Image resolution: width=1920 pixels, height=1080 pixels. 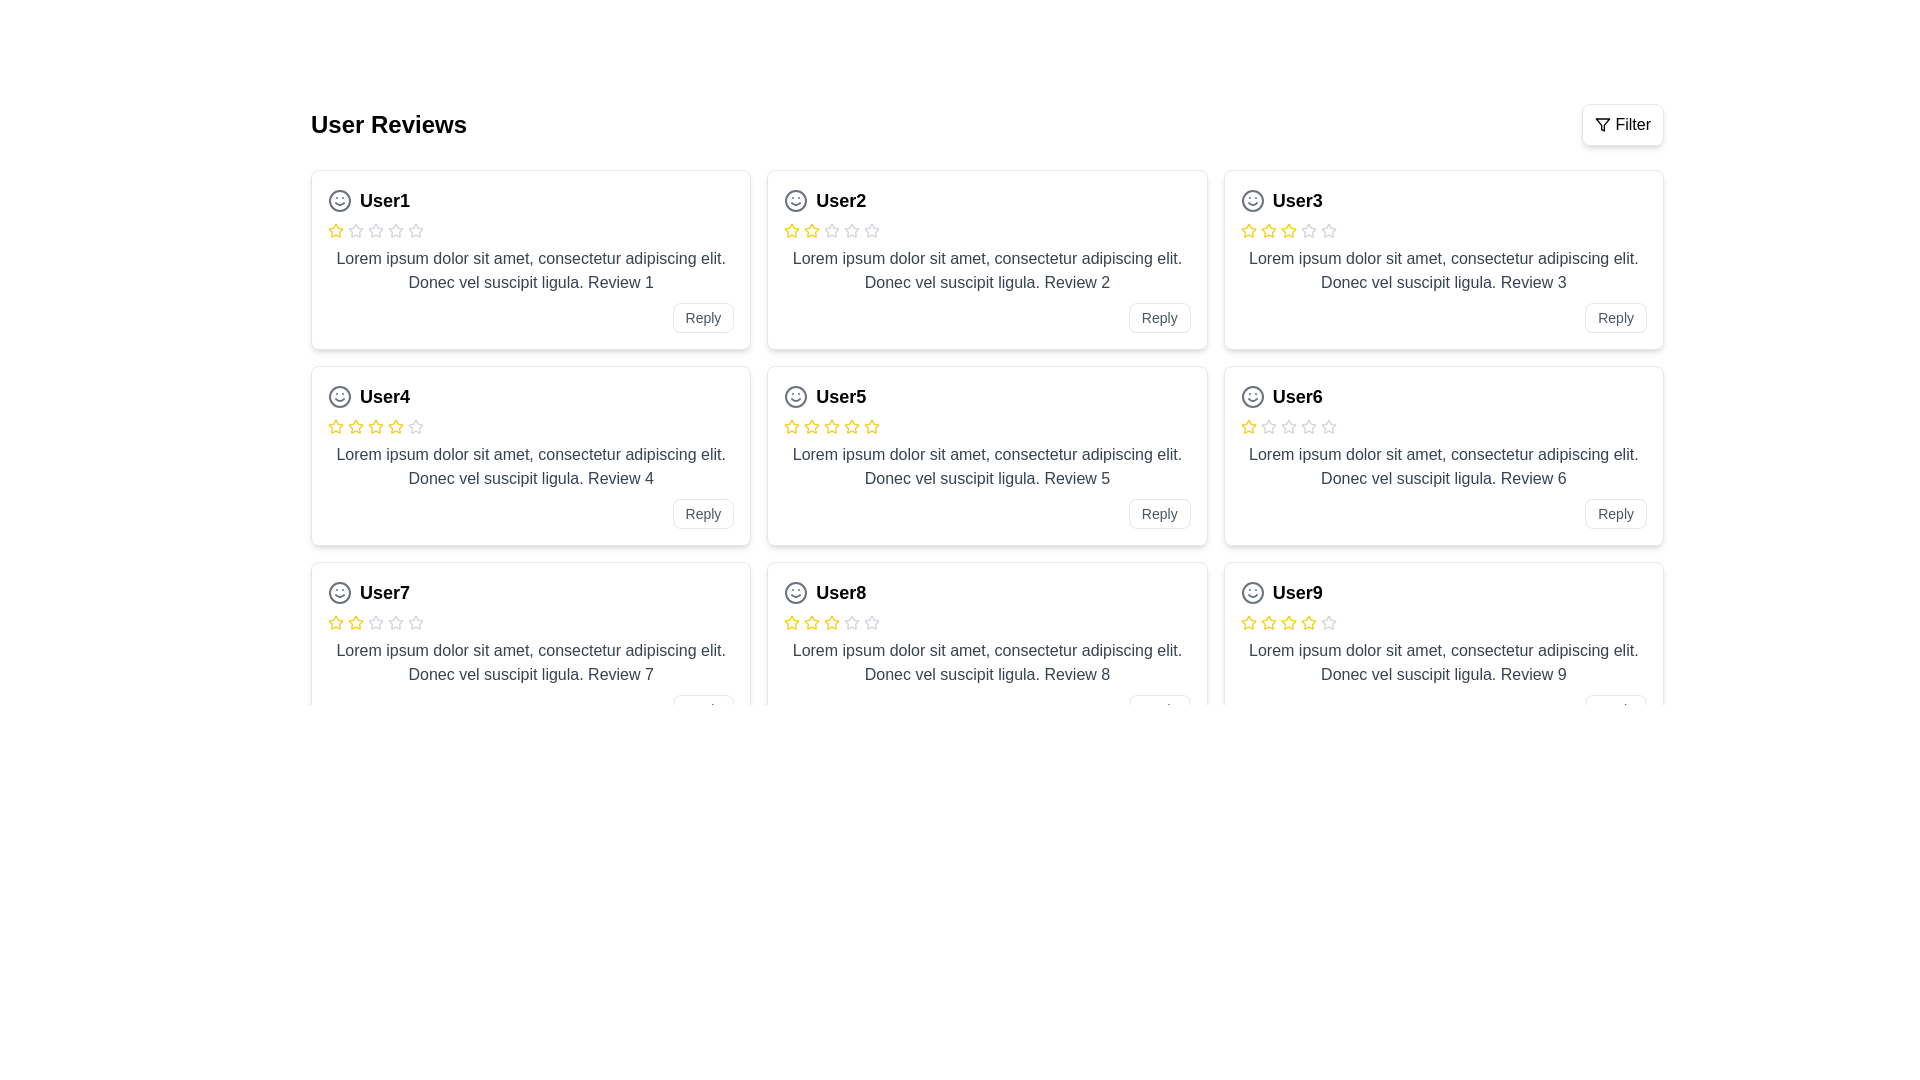 I want to click on the stars in the user review card, which is located in the second row of the grid layout, below the first card in the first row, so click(x=531, y=455).